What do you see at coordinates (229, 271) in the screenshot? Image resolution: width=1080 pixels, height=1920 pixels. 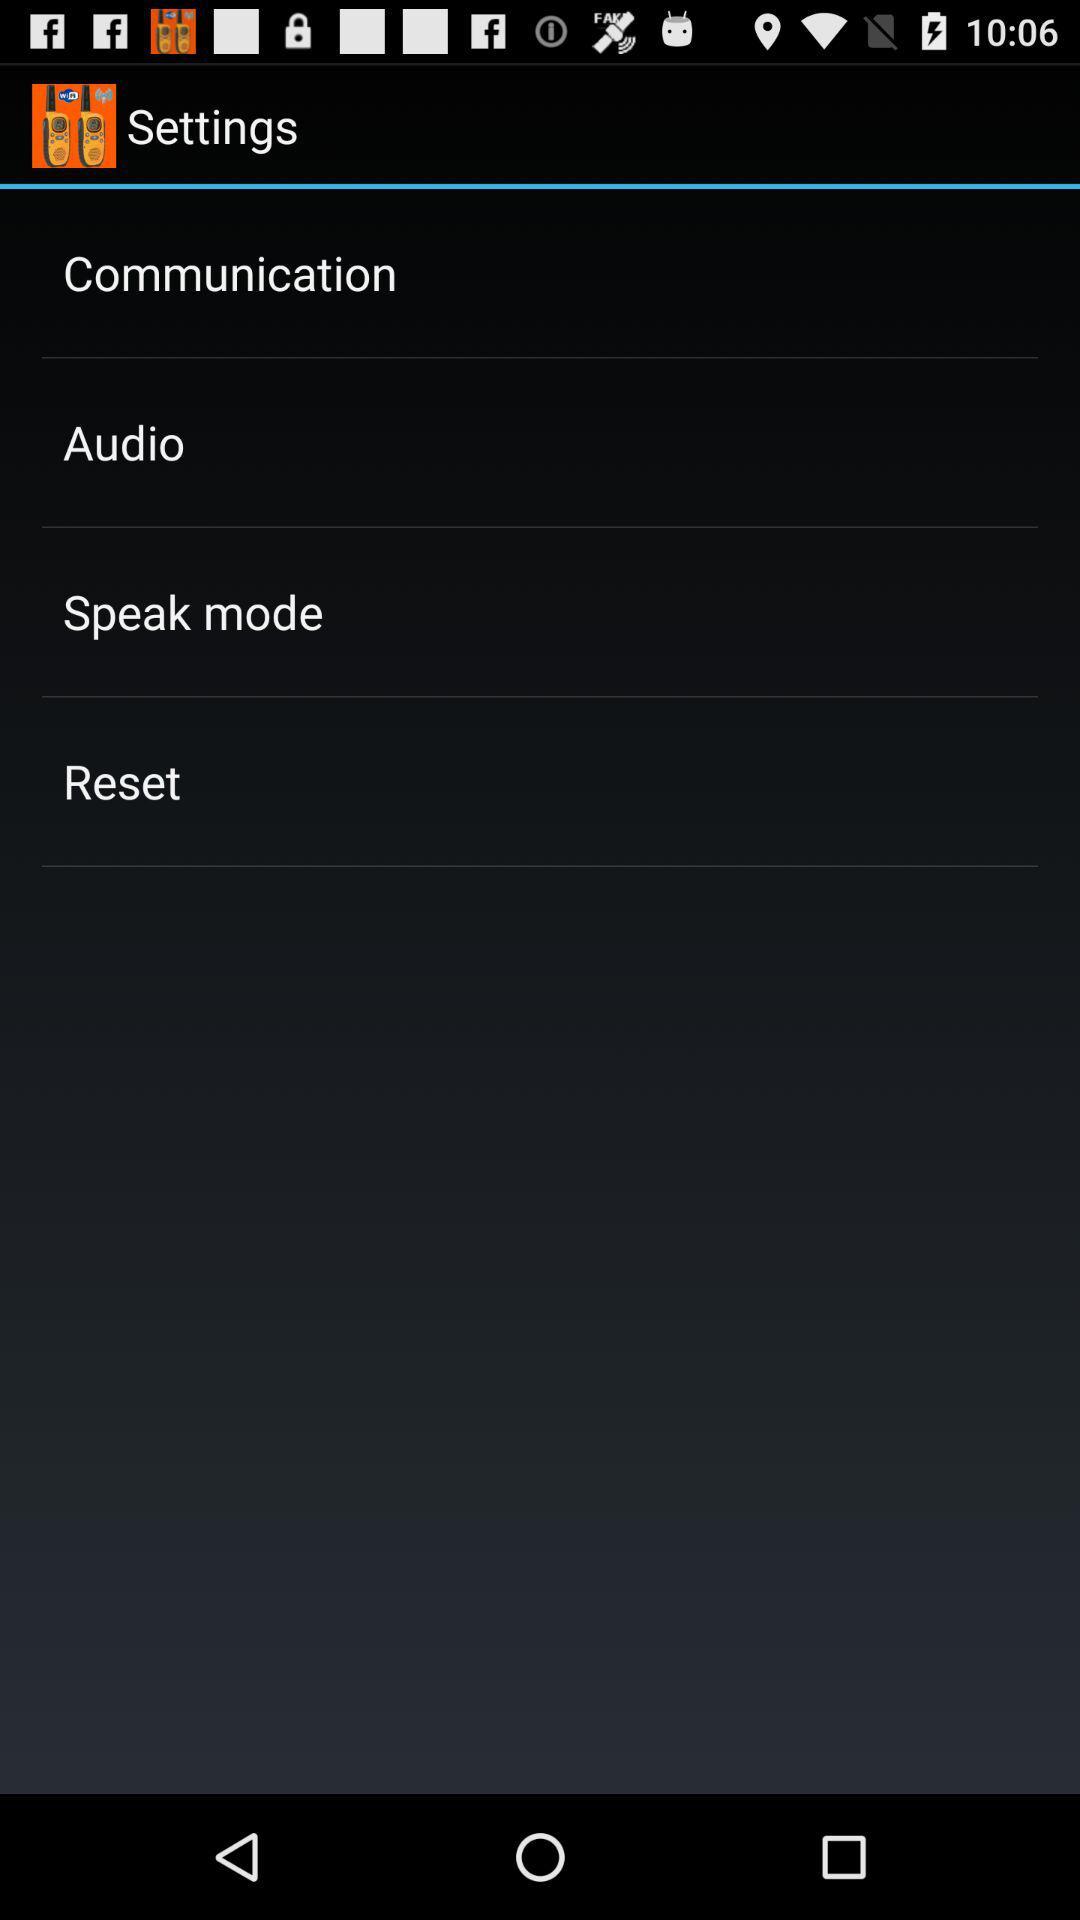 I see `app above the audio item` at bounding box center [229, 271].